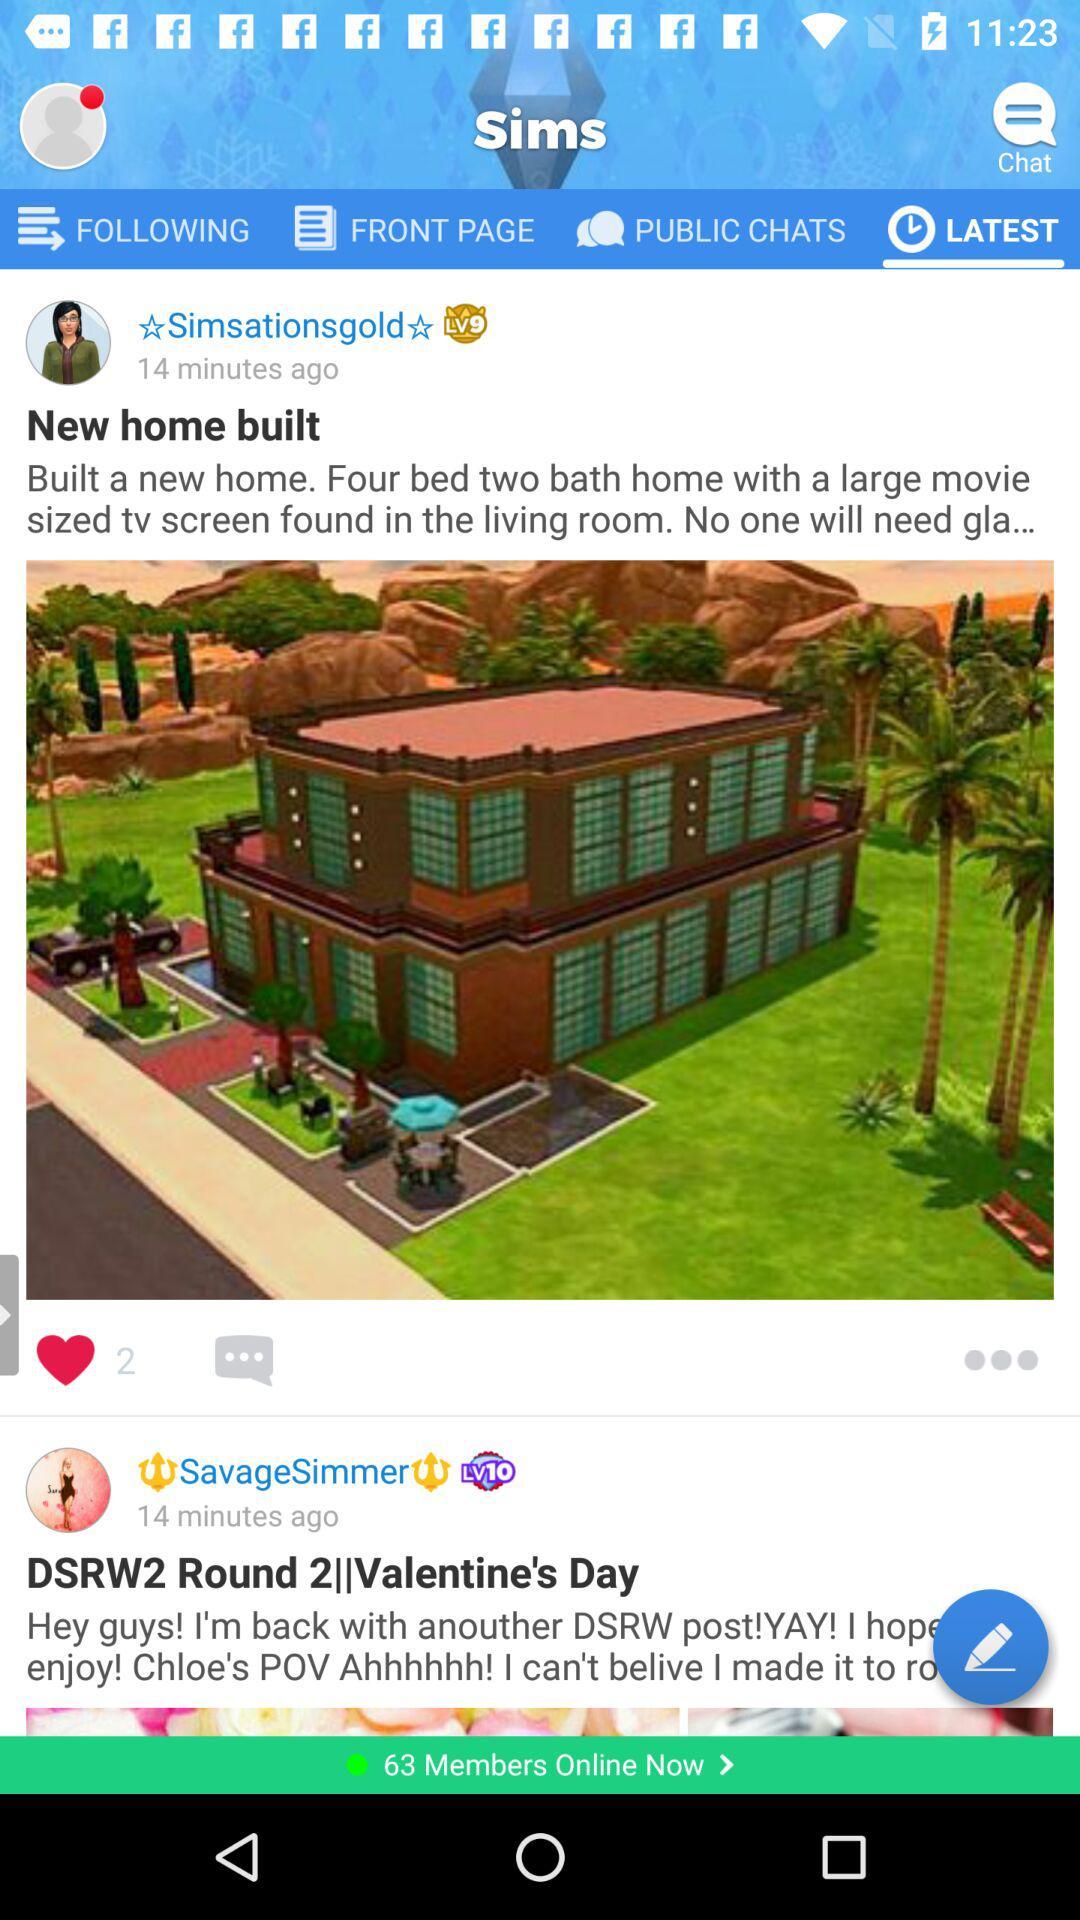 The image size is (1080, 1920). What do you see at coordinates (61, 124) in the screenshot?
I see `profile page` at bounding box center [61, 124].